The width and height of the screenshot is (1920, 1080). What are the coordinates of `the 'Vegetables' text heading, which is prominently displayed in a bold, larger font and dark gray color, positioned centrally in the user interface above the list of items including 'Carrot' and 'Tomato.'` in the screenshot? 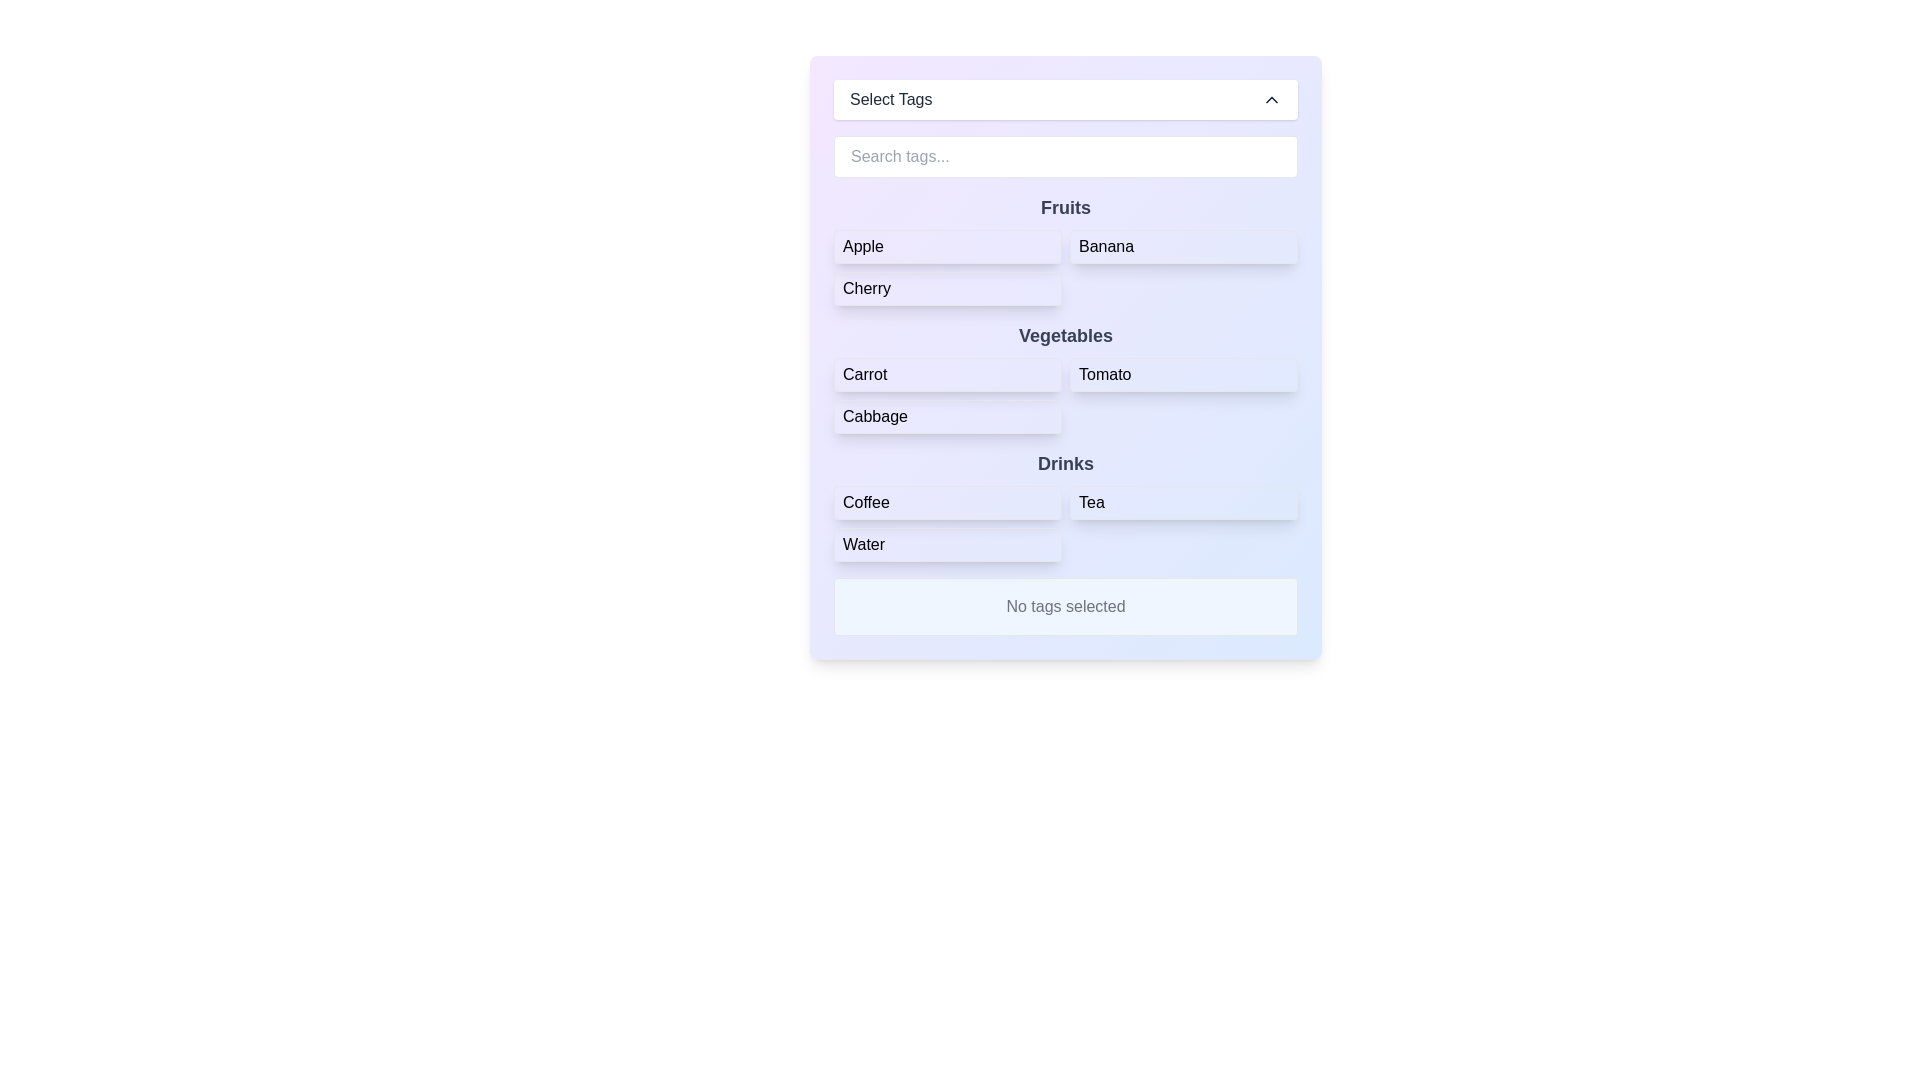 It's located at (1064, 334).